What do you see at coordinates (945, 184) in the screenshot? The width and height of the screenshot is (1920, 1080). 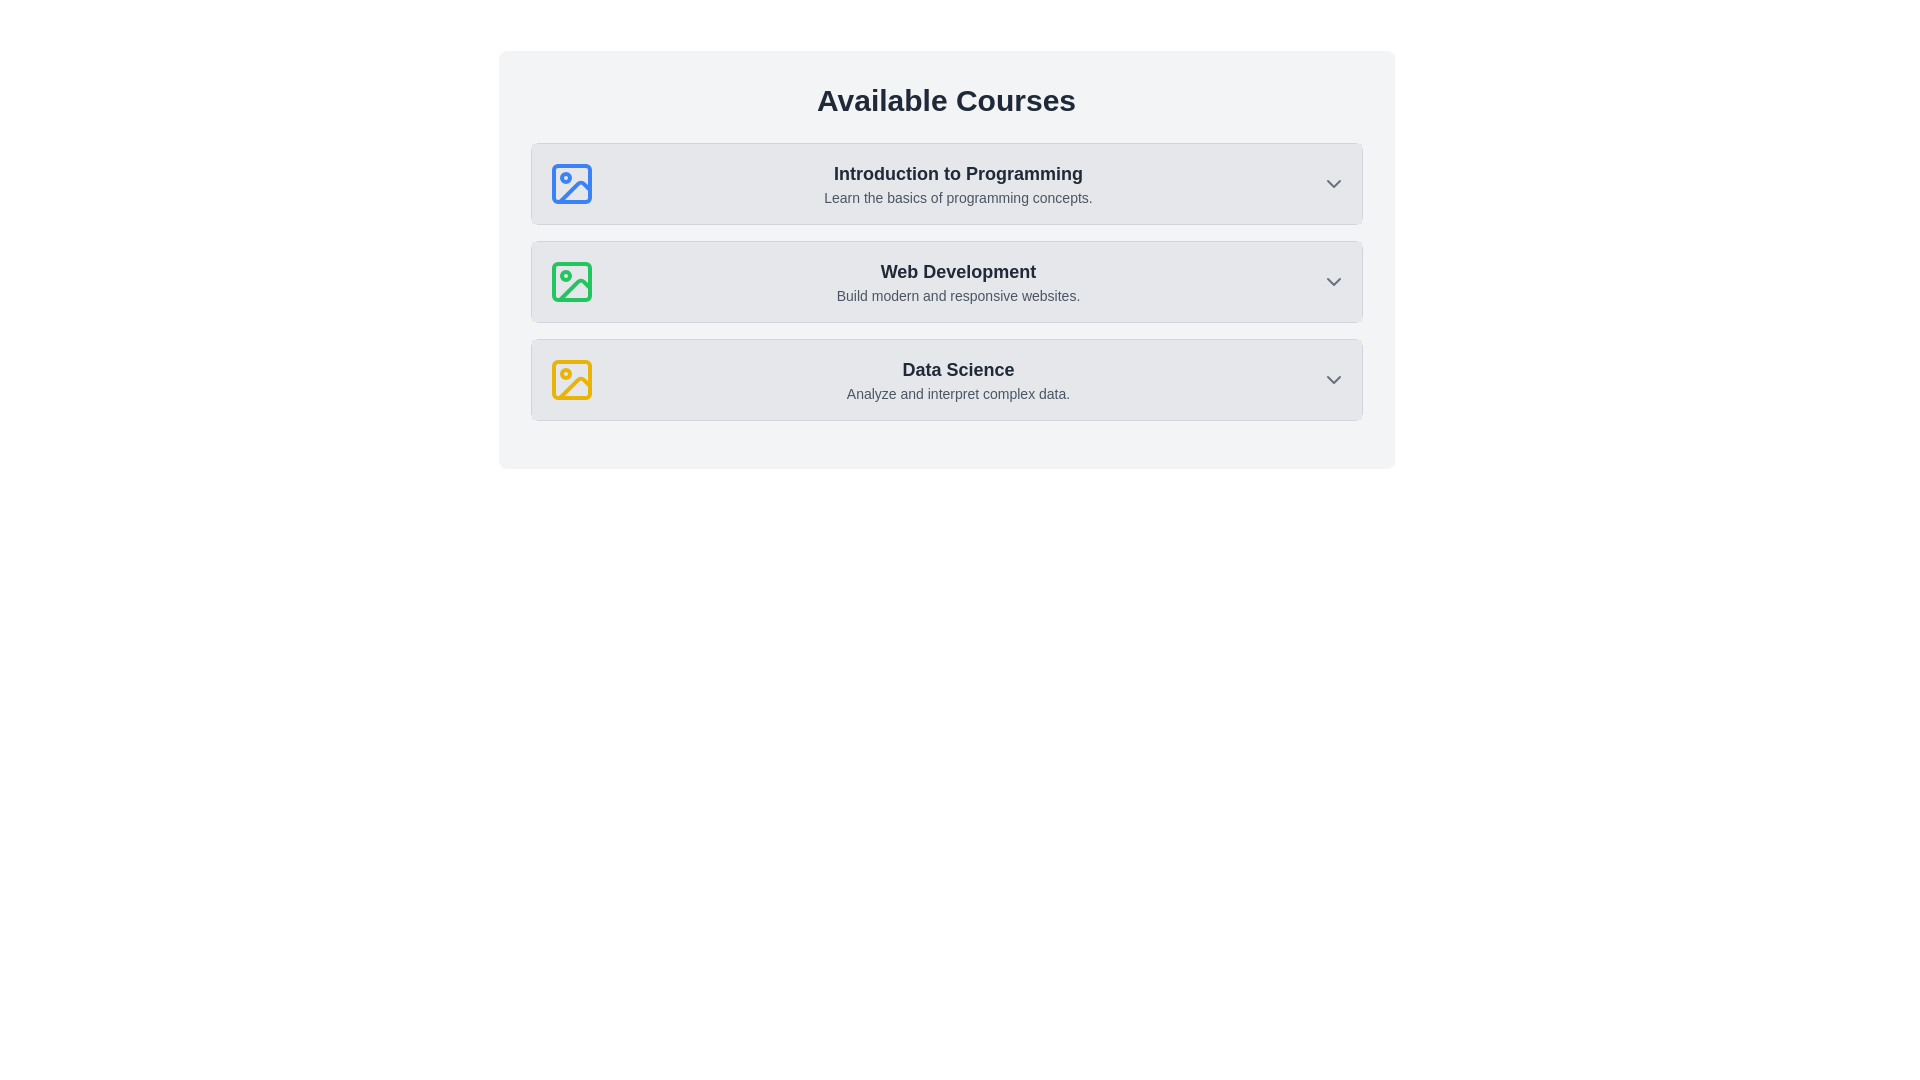 I see `the list item representing the course titled 'Introduction to Programming' located under the heading 'Available Courses'` at bounding box center [945, 184].